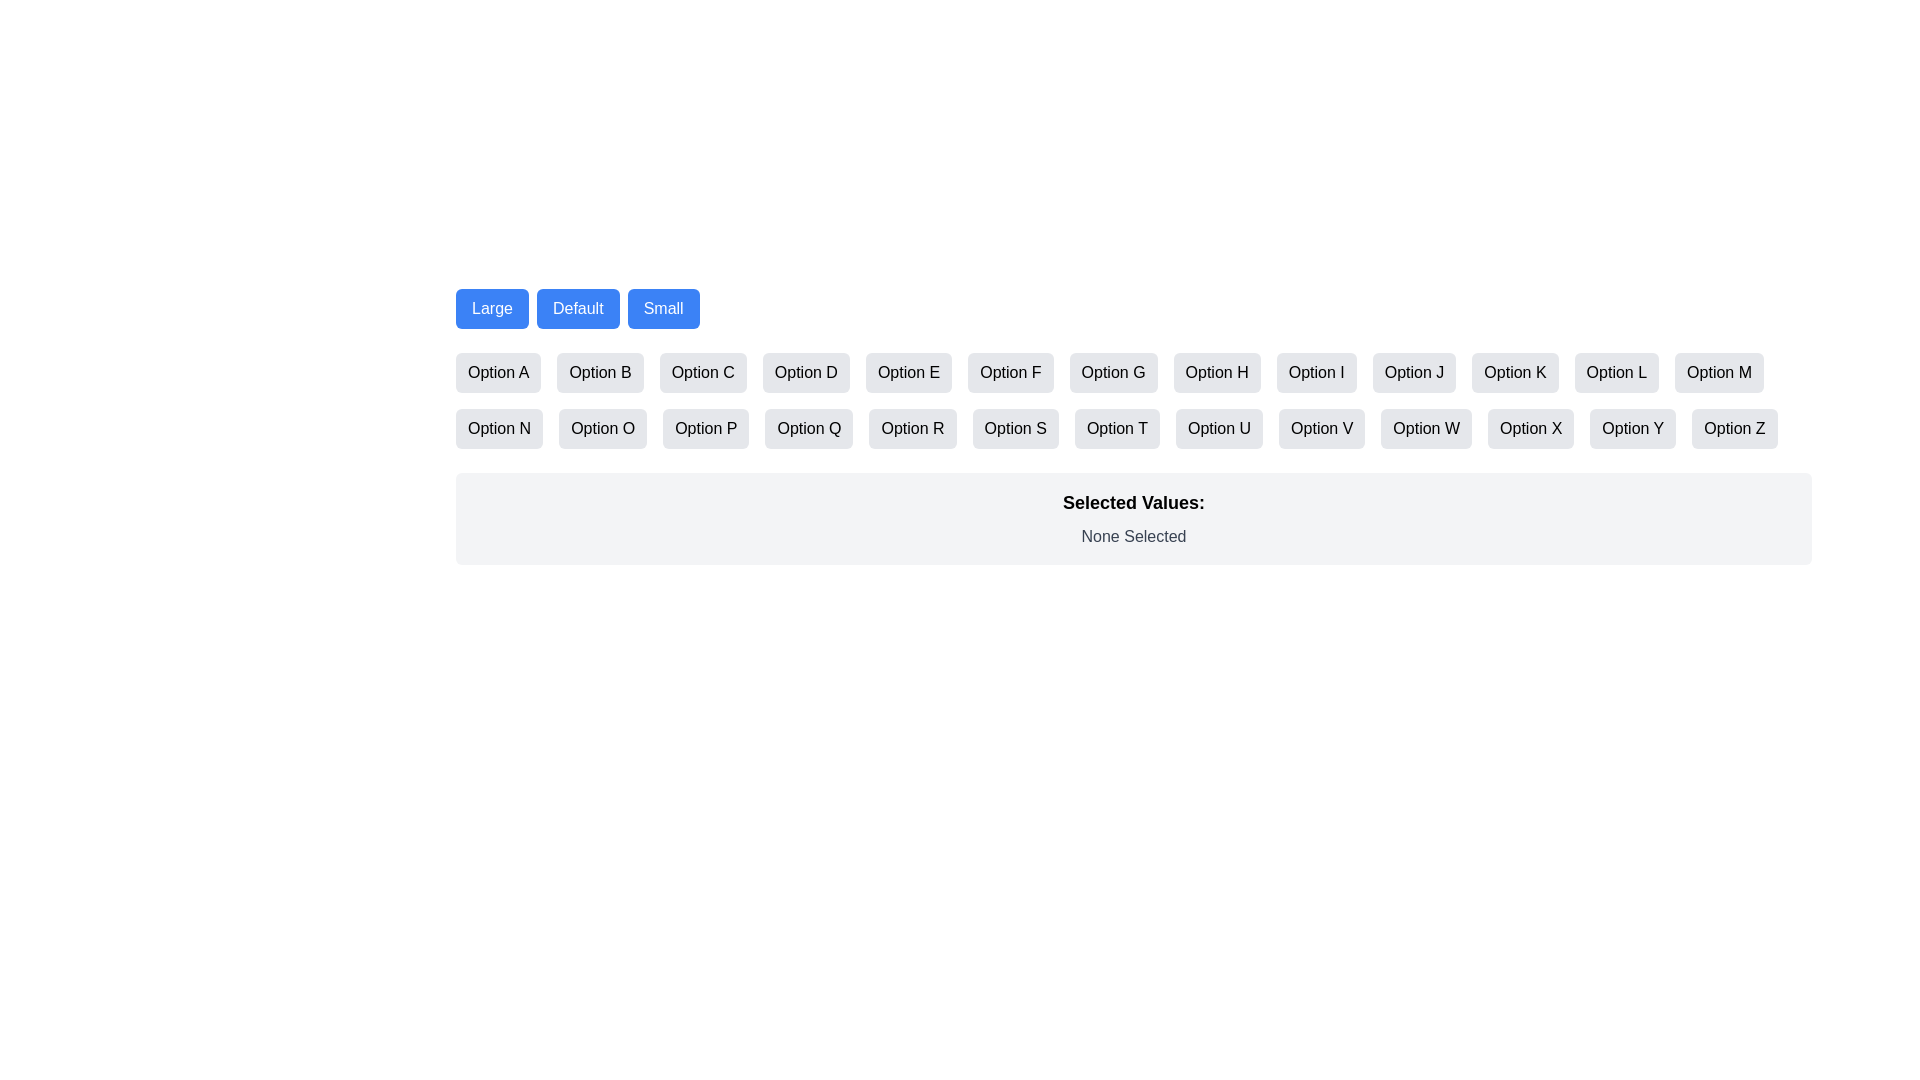  What do you see at coordinates (1515, 373) in the screenshot?
I see `the button labeled 'Option K', which is a rectangular button with a light gray background and bold black text` at bounding box center [1515, 373].